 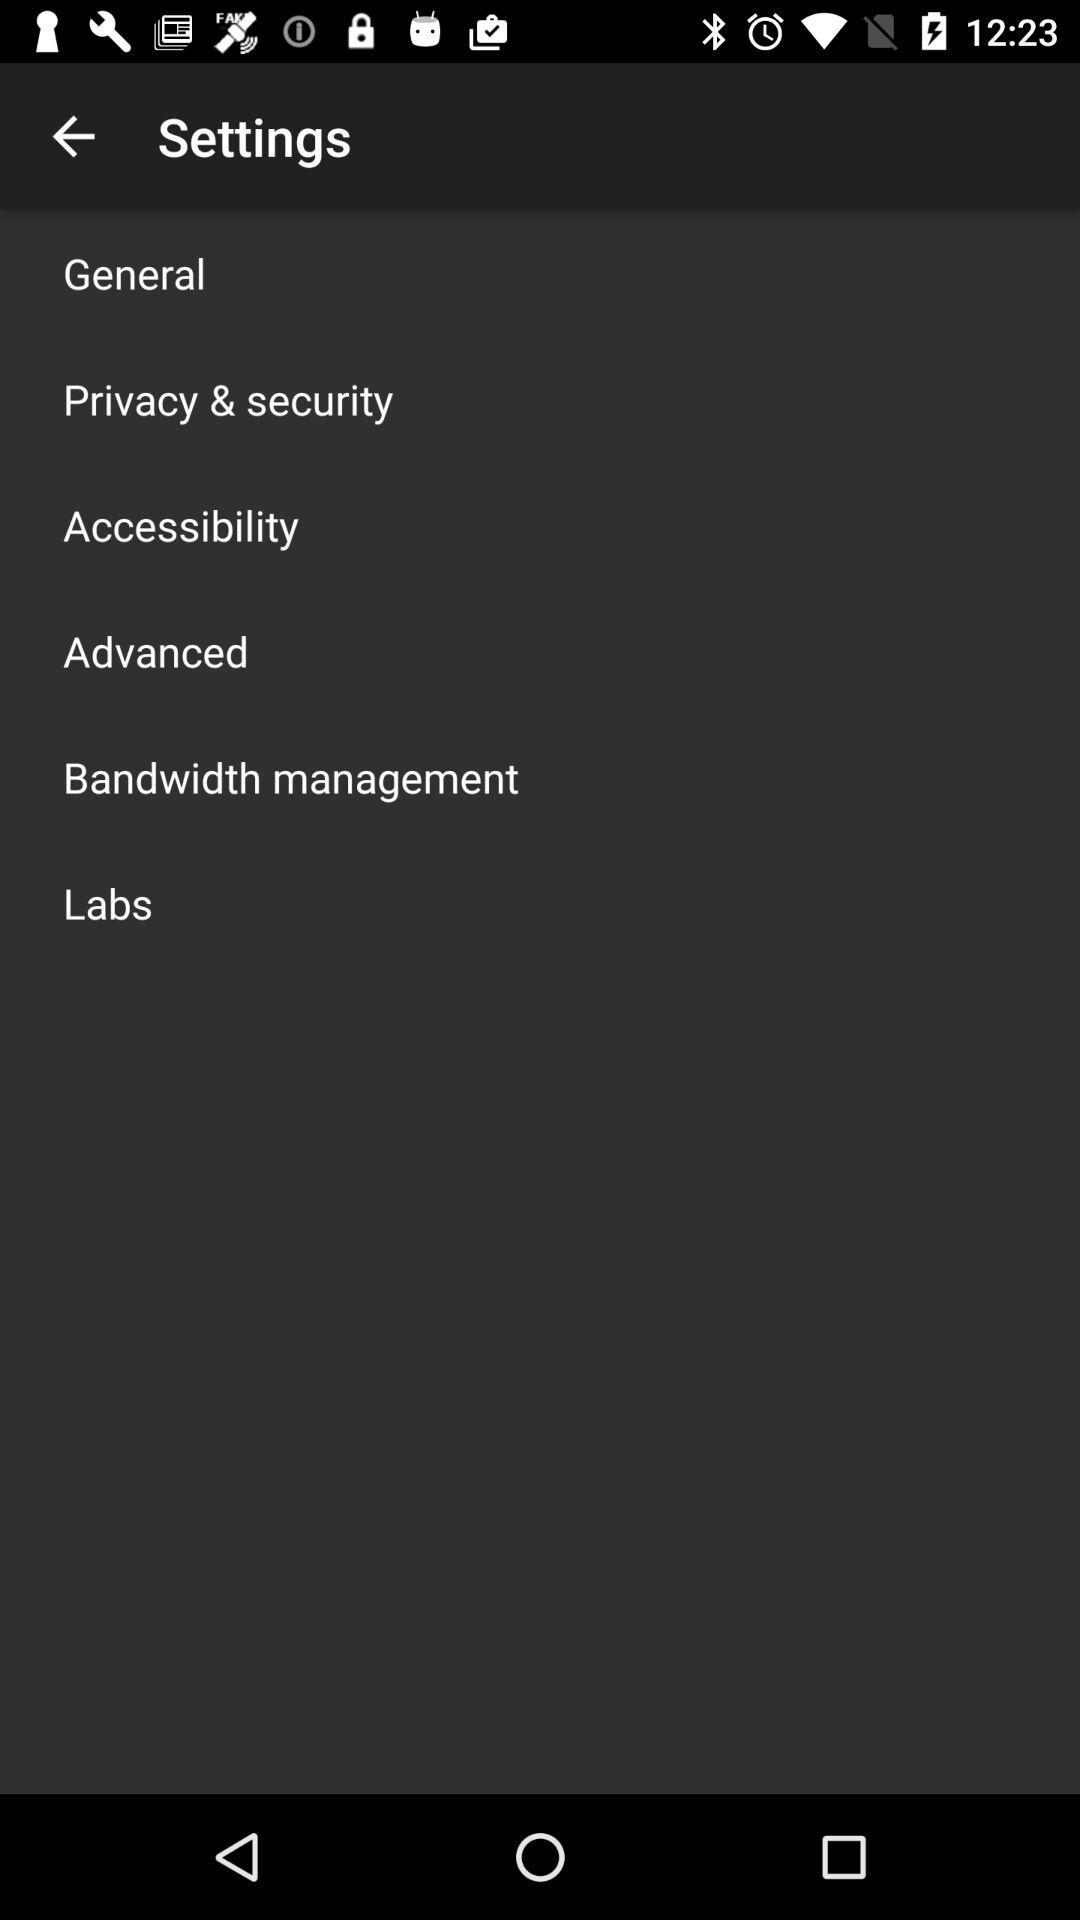 I want to click on icon above the bandwidth management, so click(x=154, y=651).